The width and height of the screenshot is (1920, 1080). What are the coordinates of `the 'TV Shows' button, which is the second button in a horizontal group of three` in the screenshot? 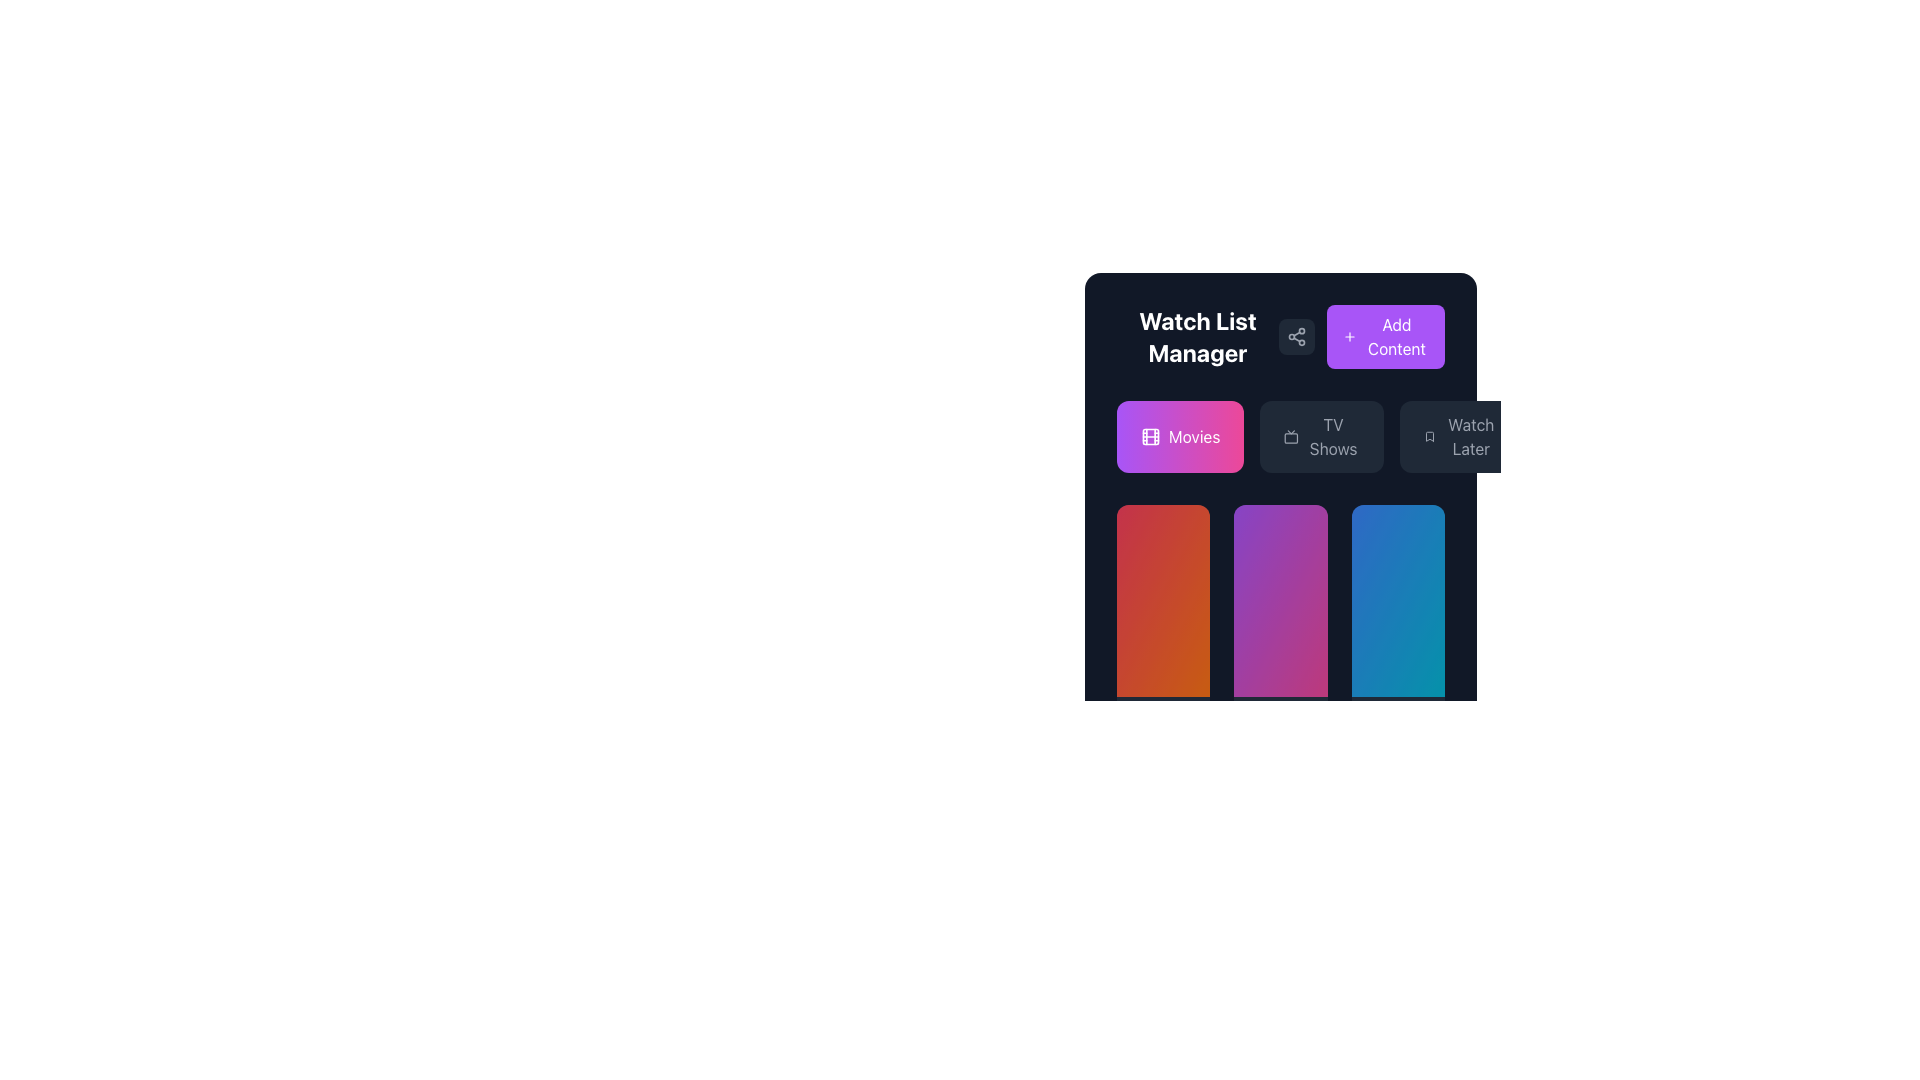 It's located at (1281, 474).